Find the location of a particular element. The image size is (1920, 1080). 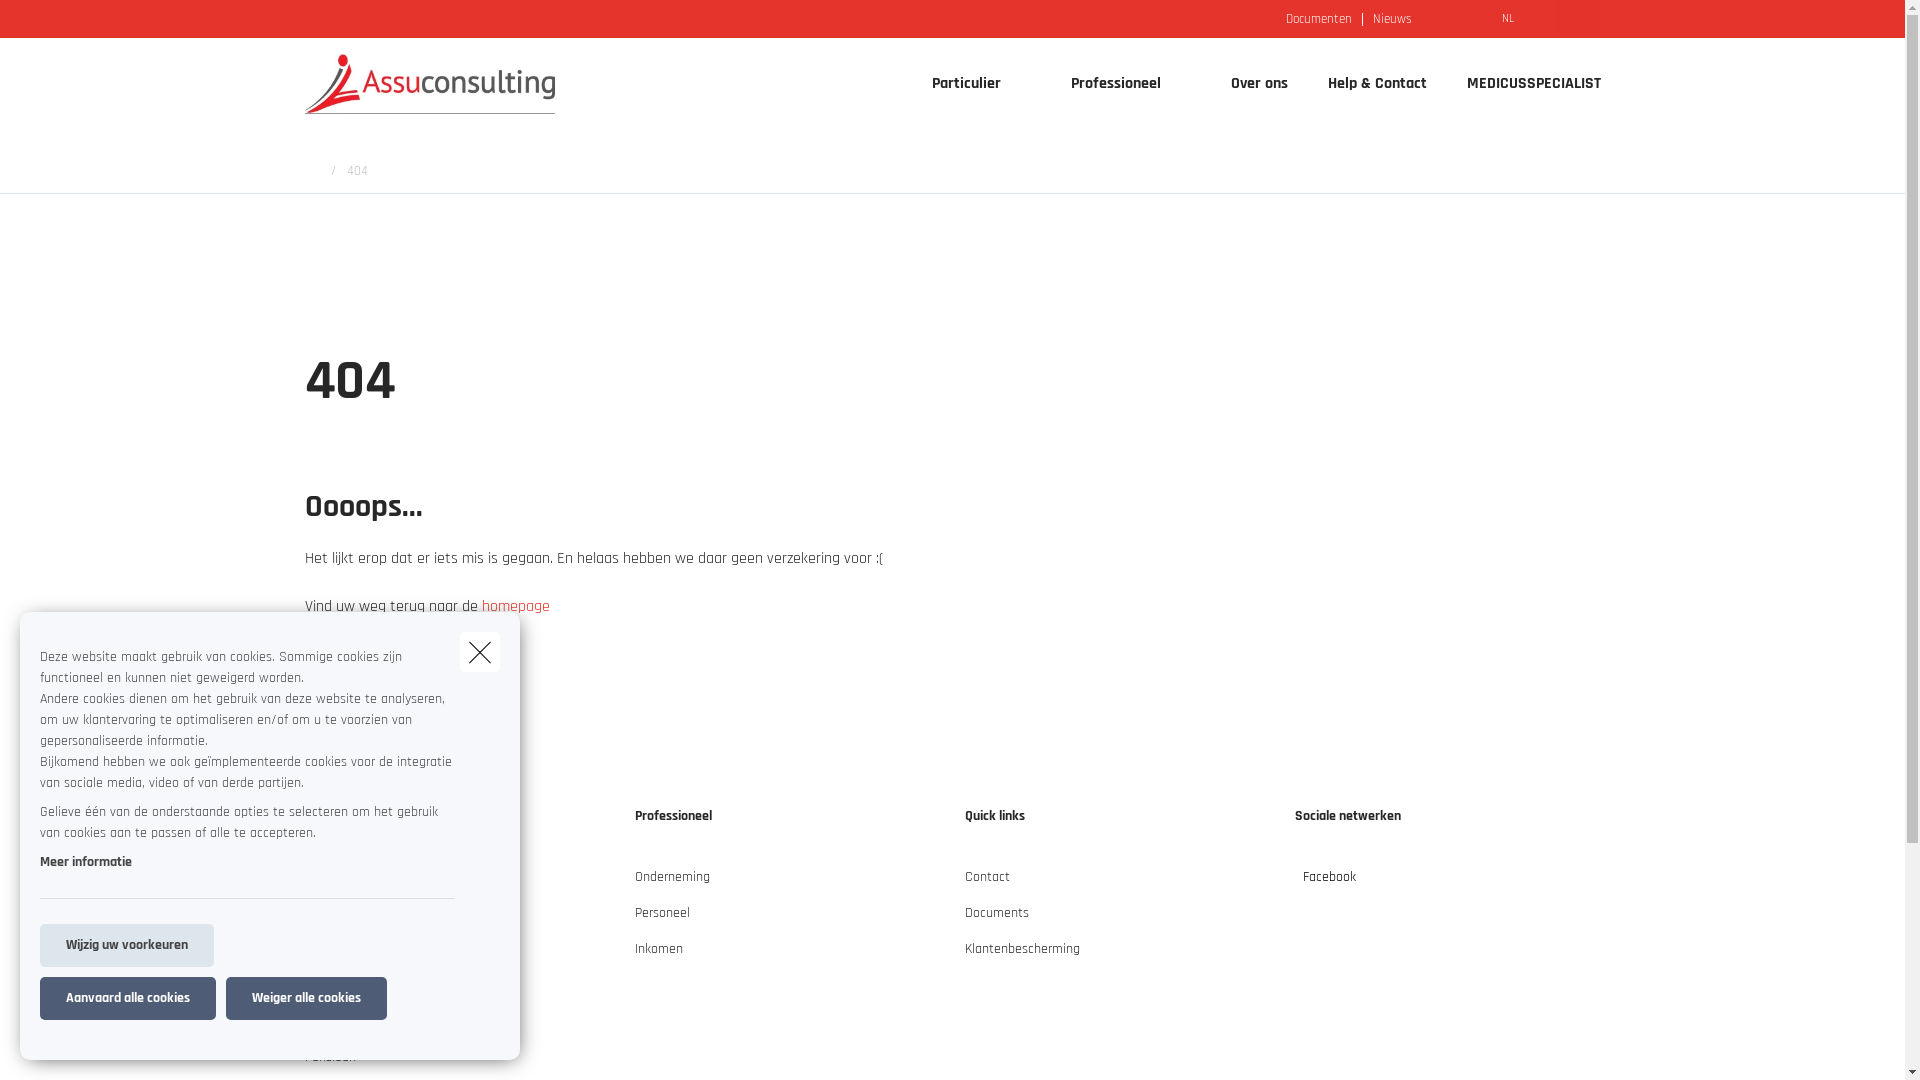

'Meer informatie' is located at coordinates (85, 860).